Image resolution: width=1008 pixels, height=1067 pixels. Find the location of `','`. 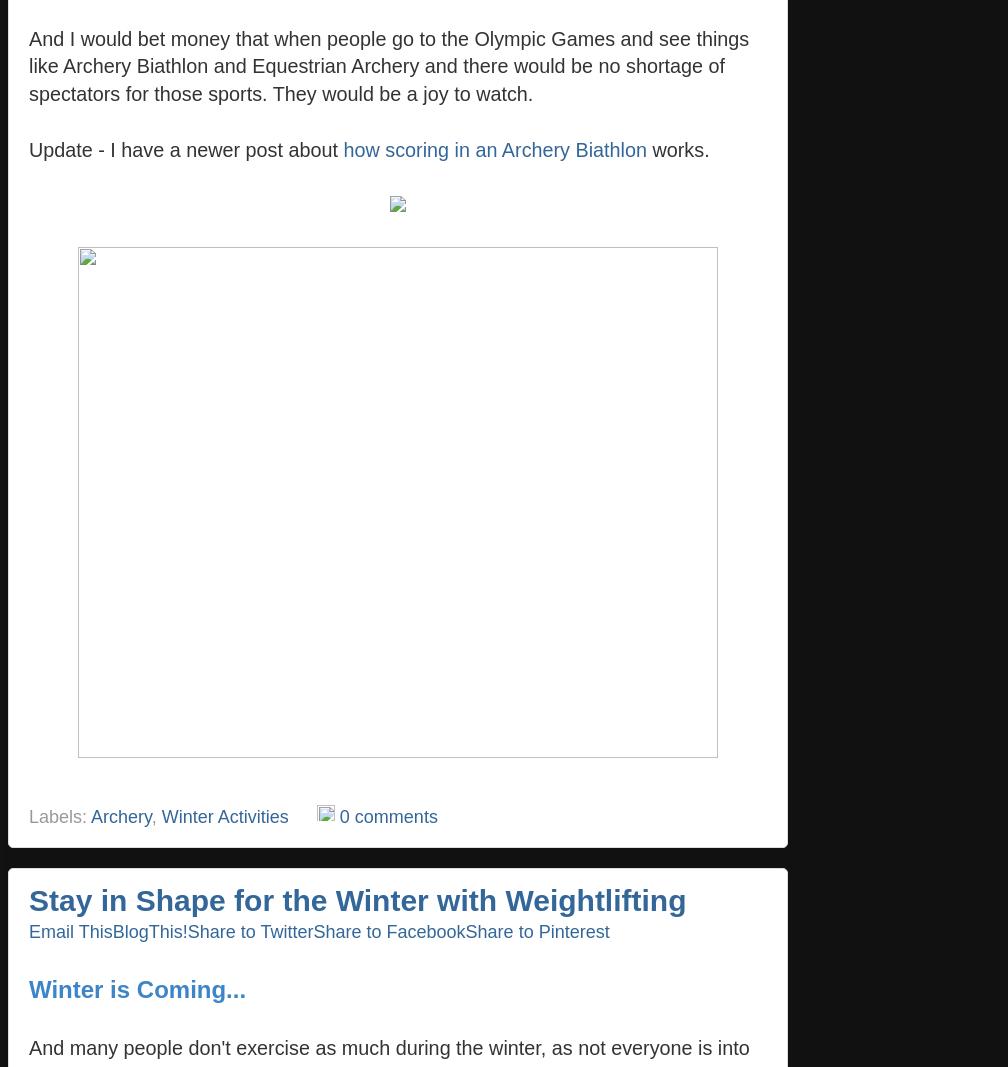

',' is located at coordinates (150, 815).